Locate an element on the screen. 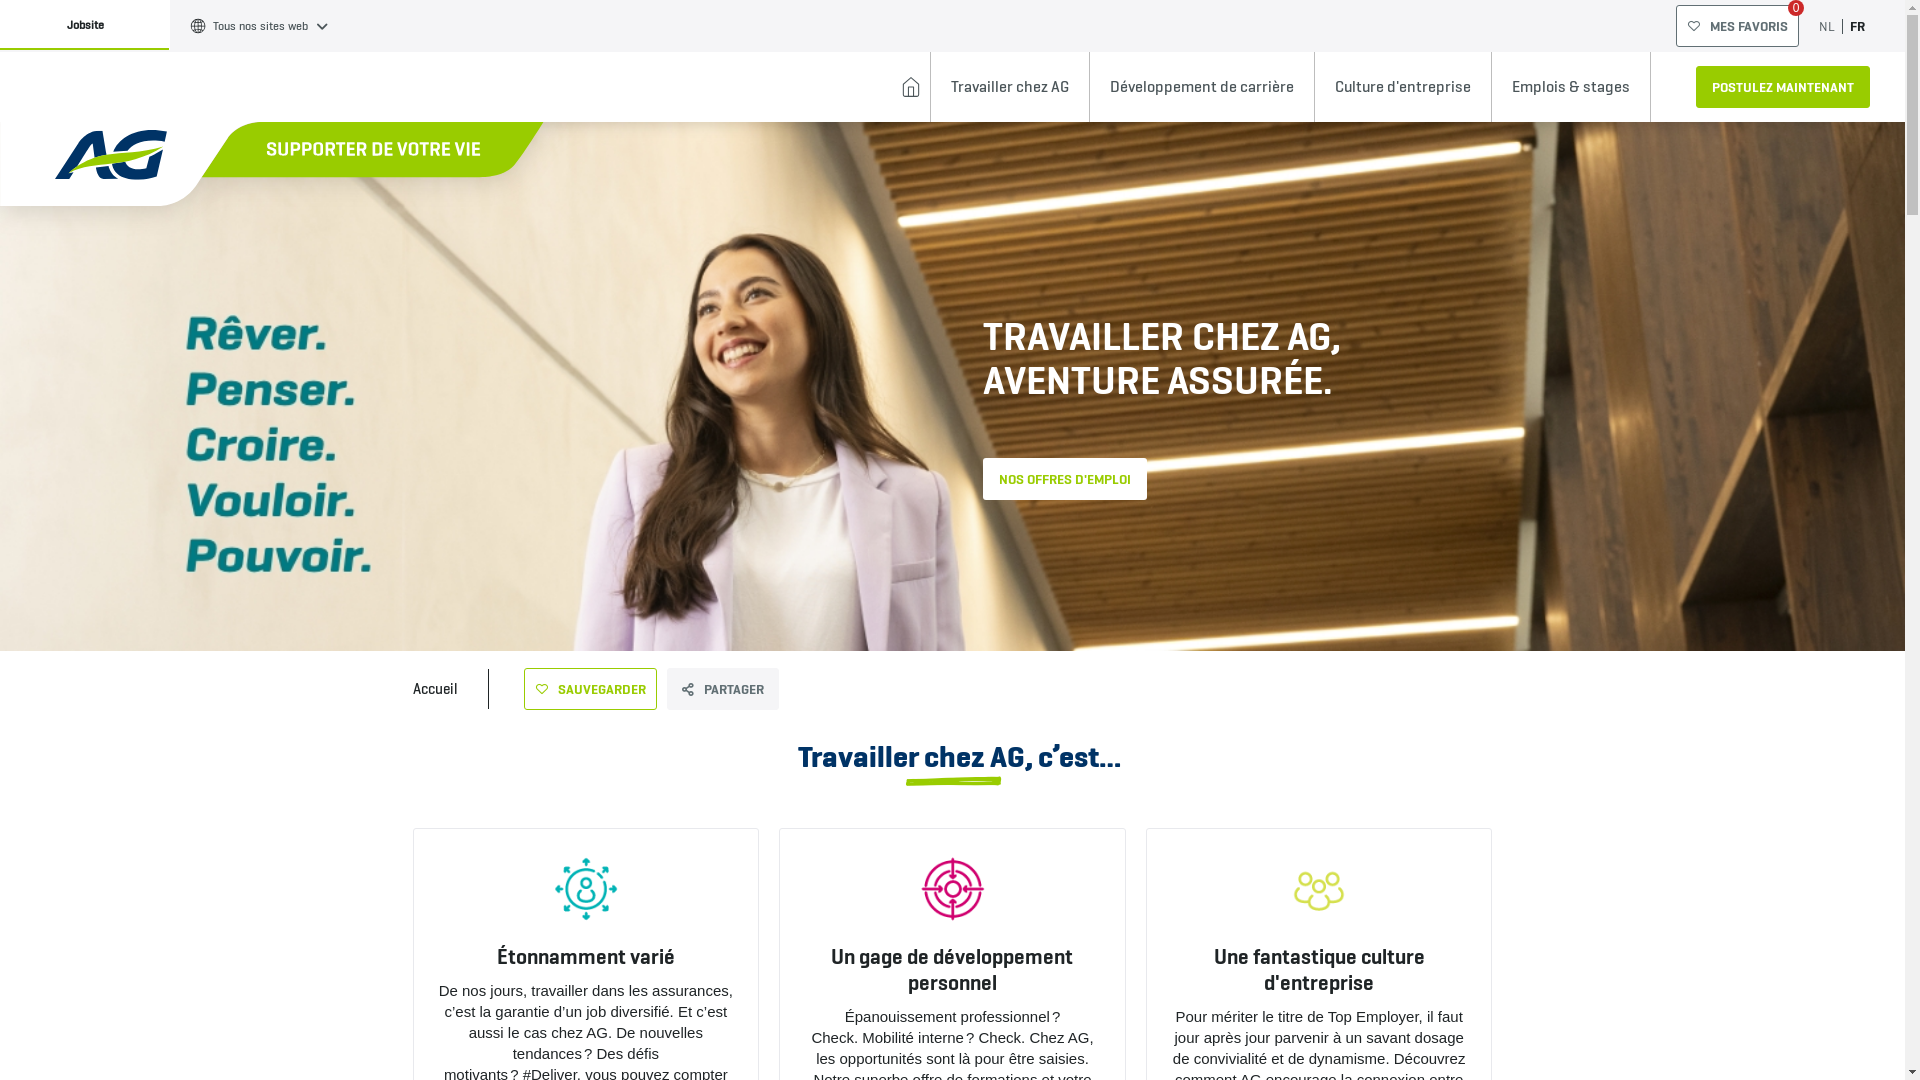  'NL' is located at coordinates (1827, 26).